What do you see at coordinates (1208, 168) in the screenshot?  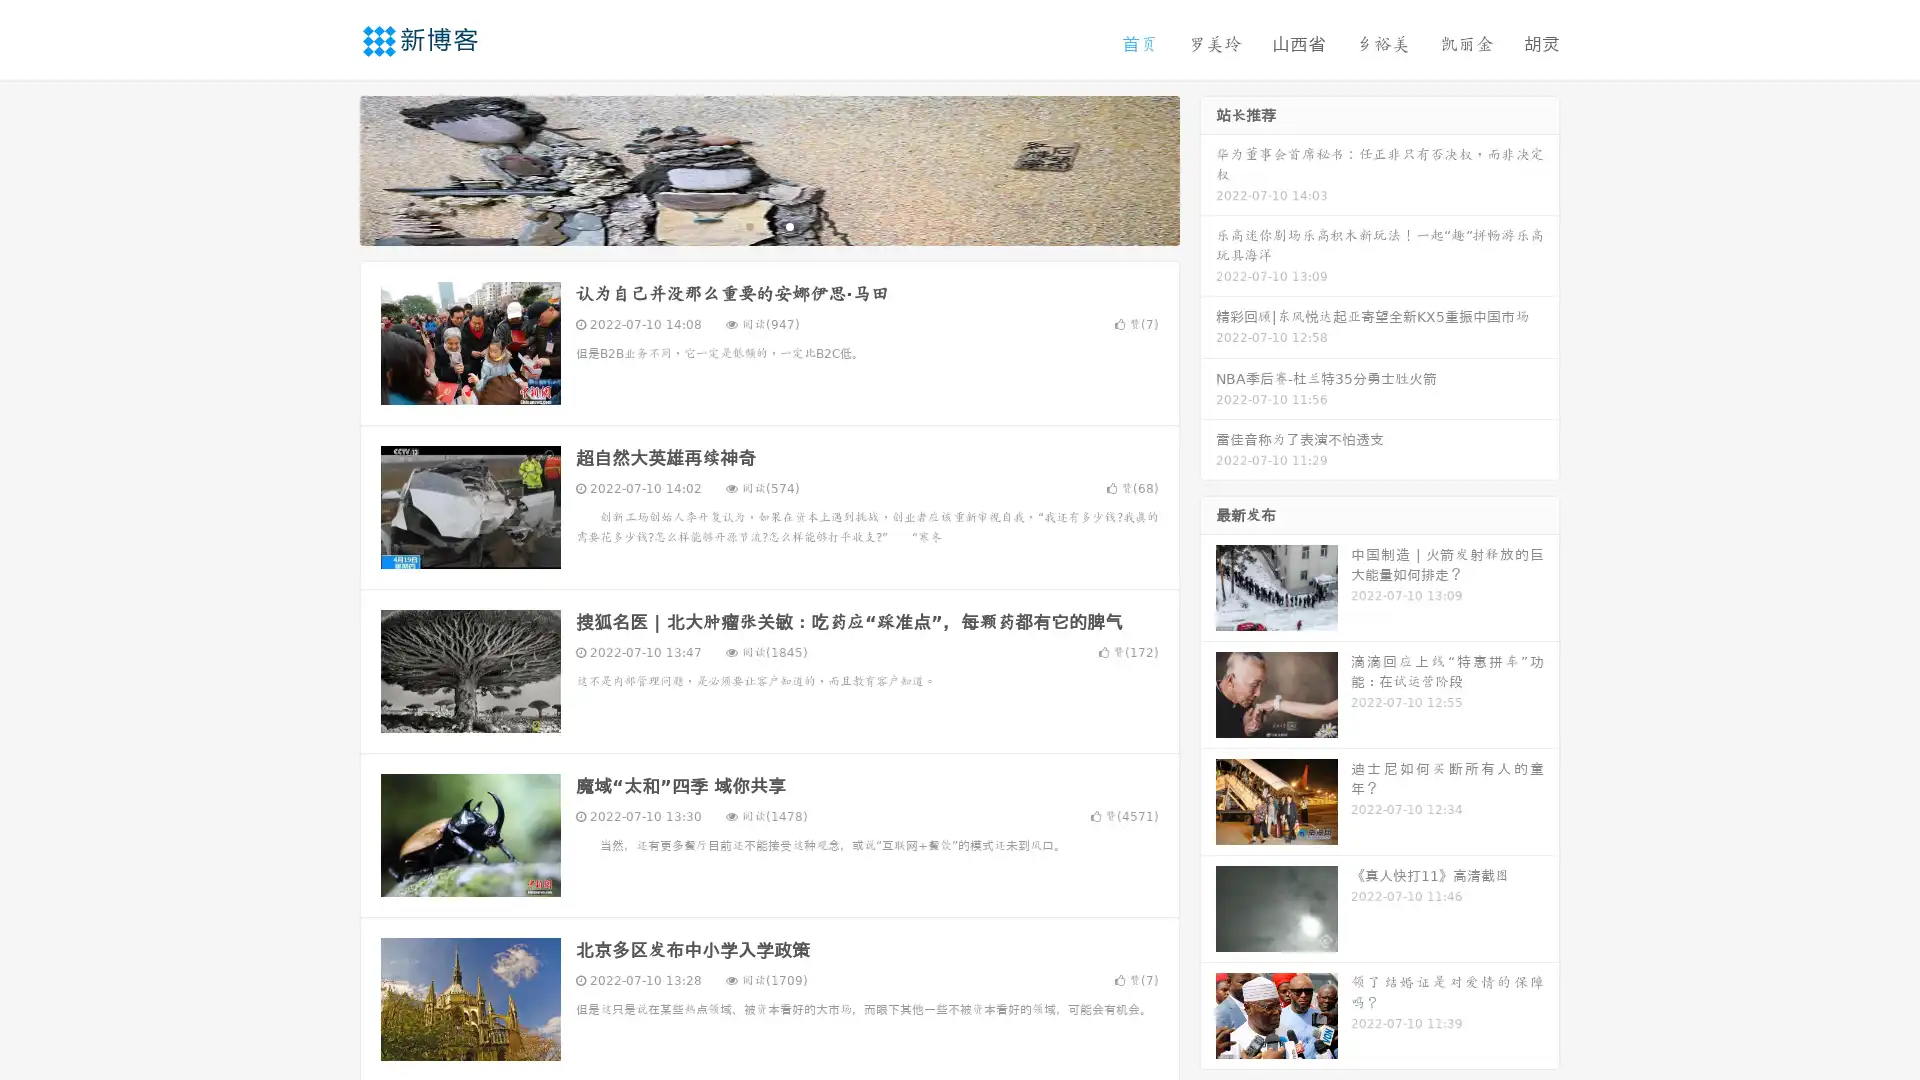 I see `Next slide` at bounding box center [1208, 168].